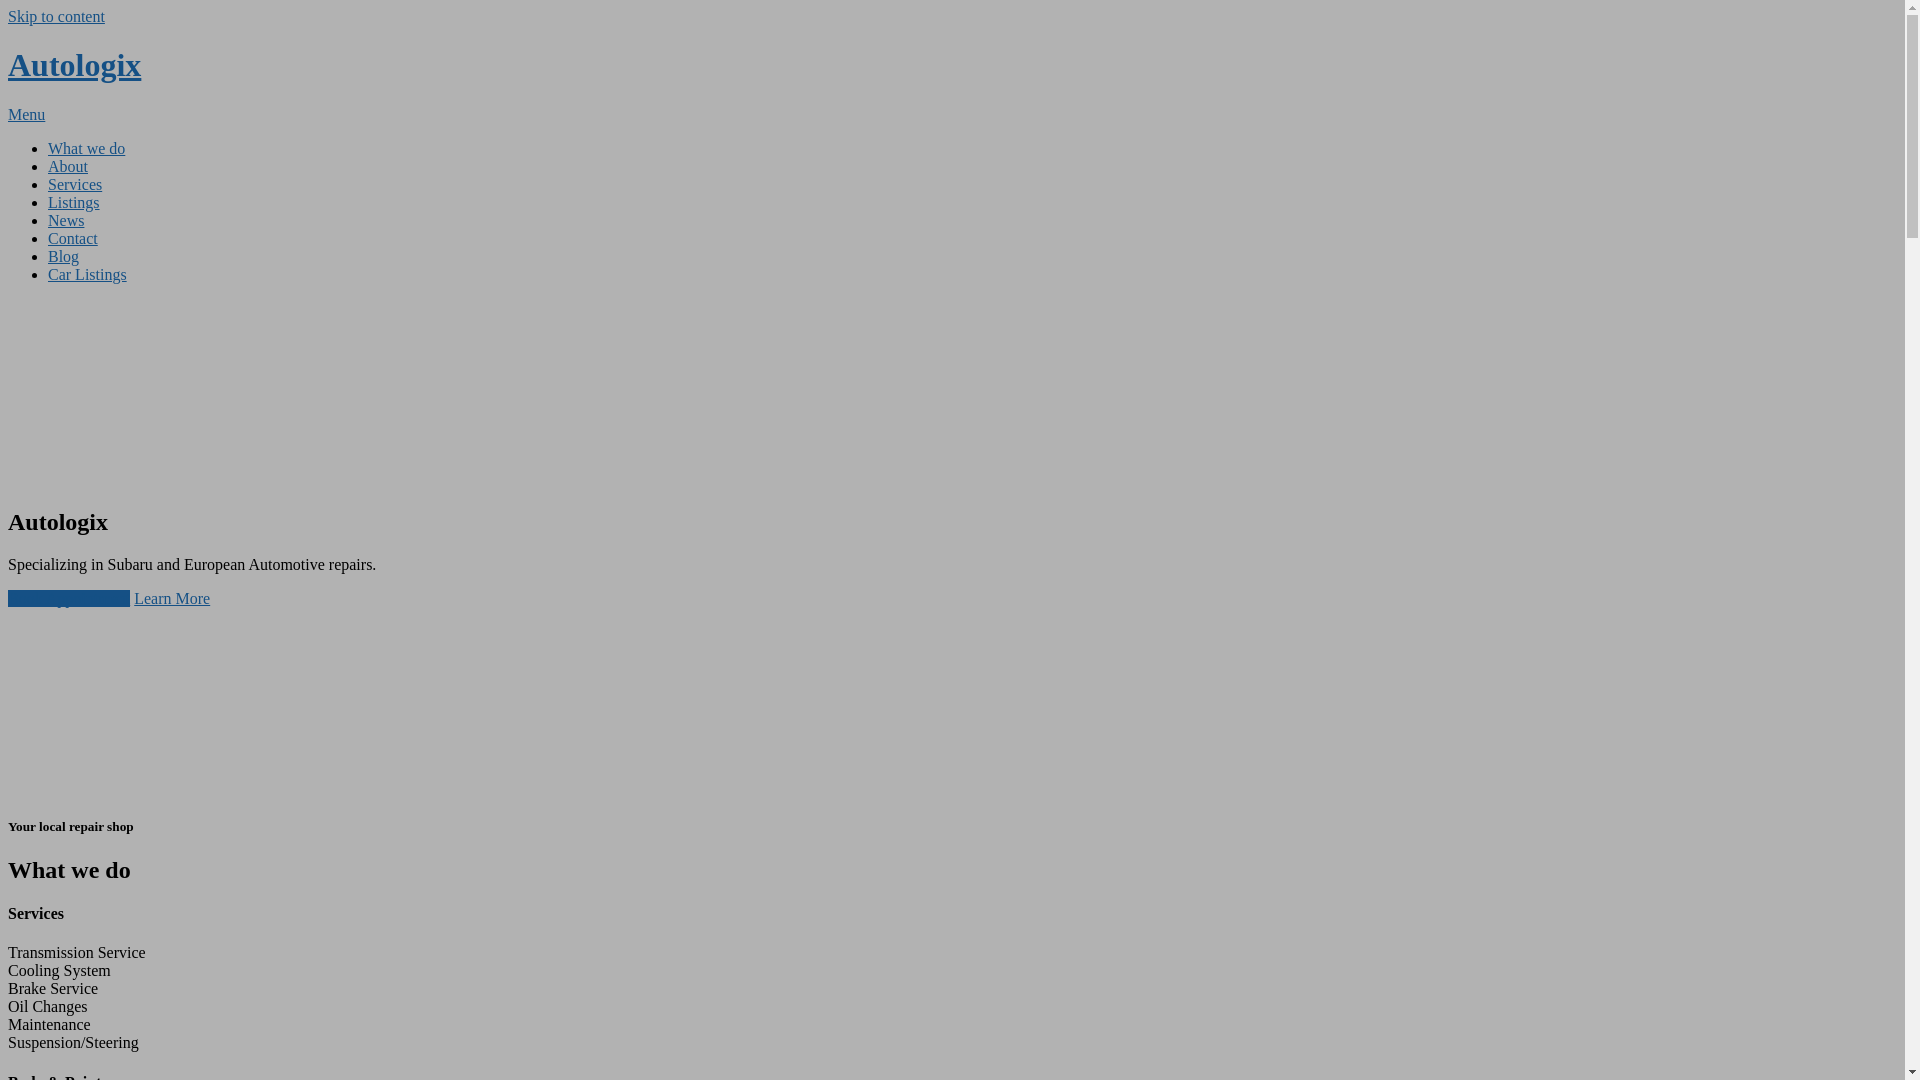 The width and height of the screenshot is (1920, 1080). Describe the element at coordinates (66, 220) in the screenshot. I see `'News'` at that location.